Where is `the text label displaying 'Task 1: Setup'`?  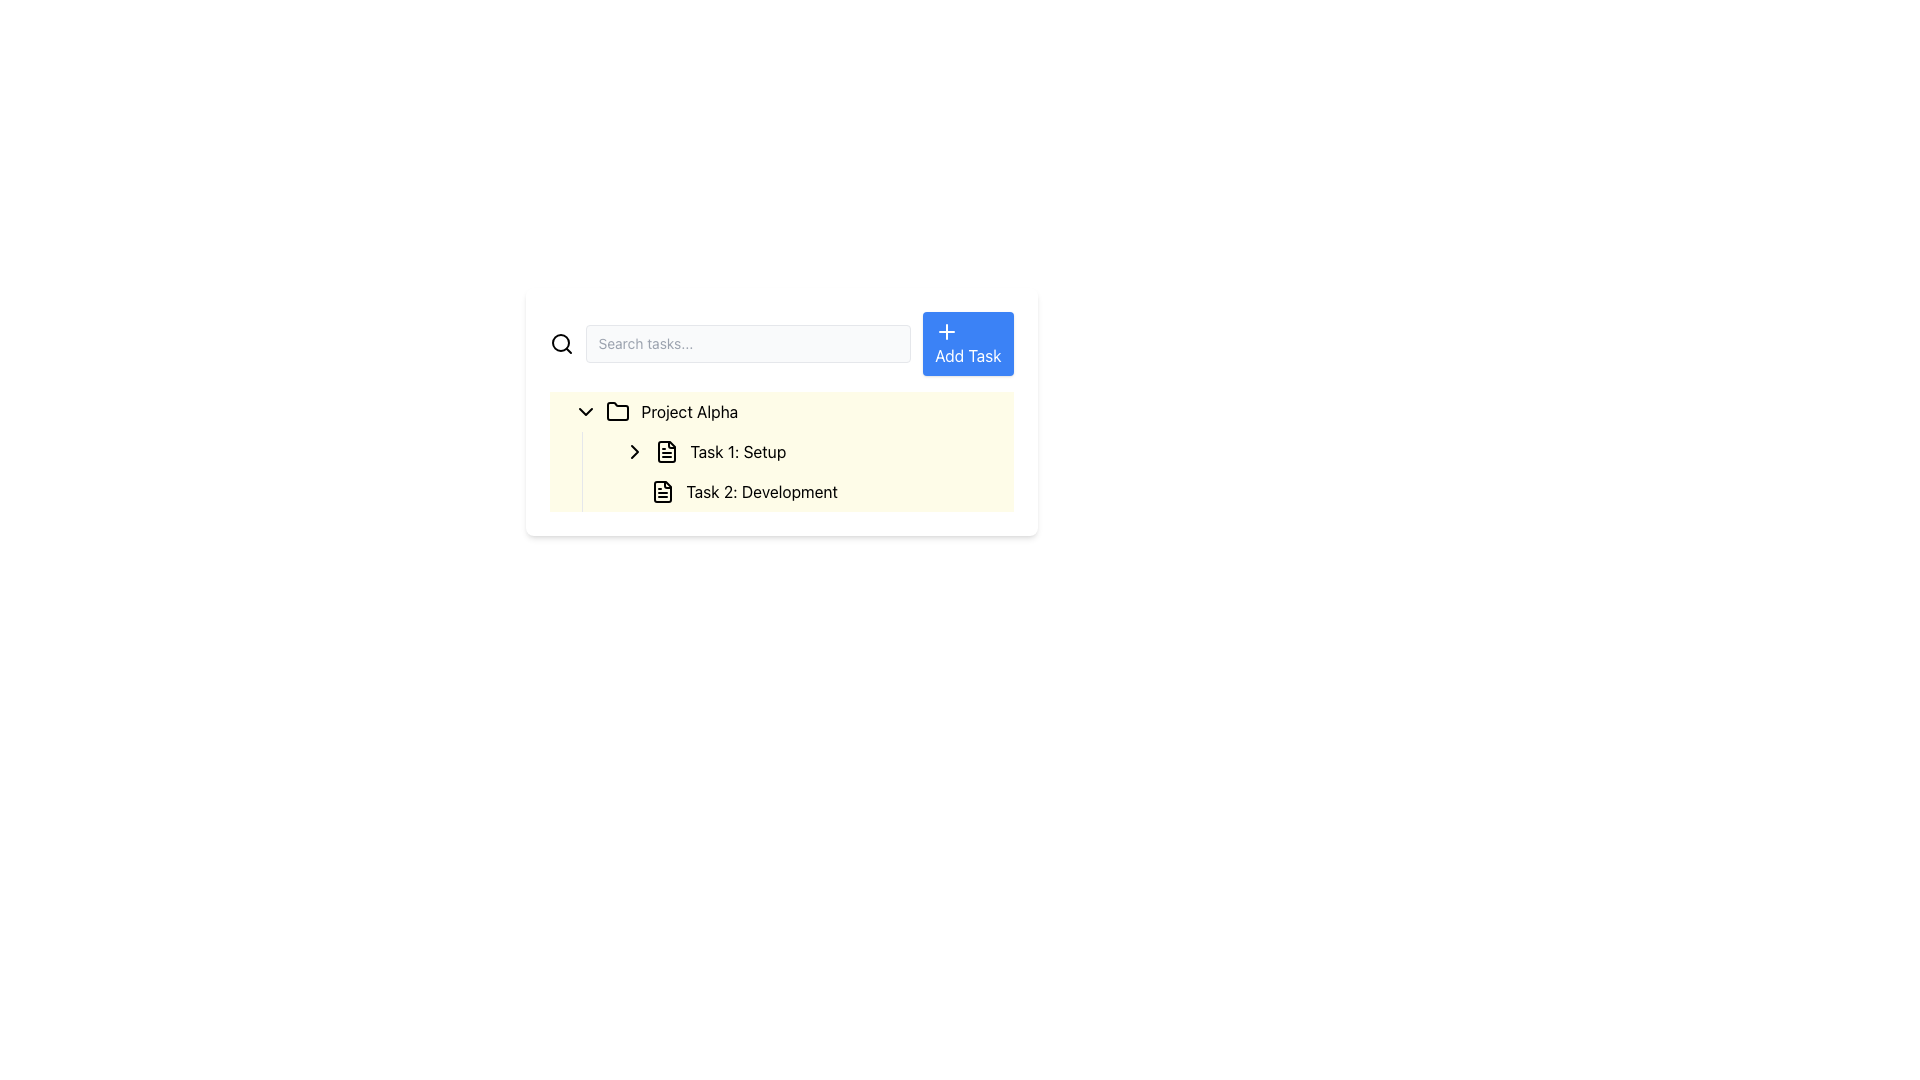
the text label displaying 'Task 1: Setup' is located at coordinates (737, 451).